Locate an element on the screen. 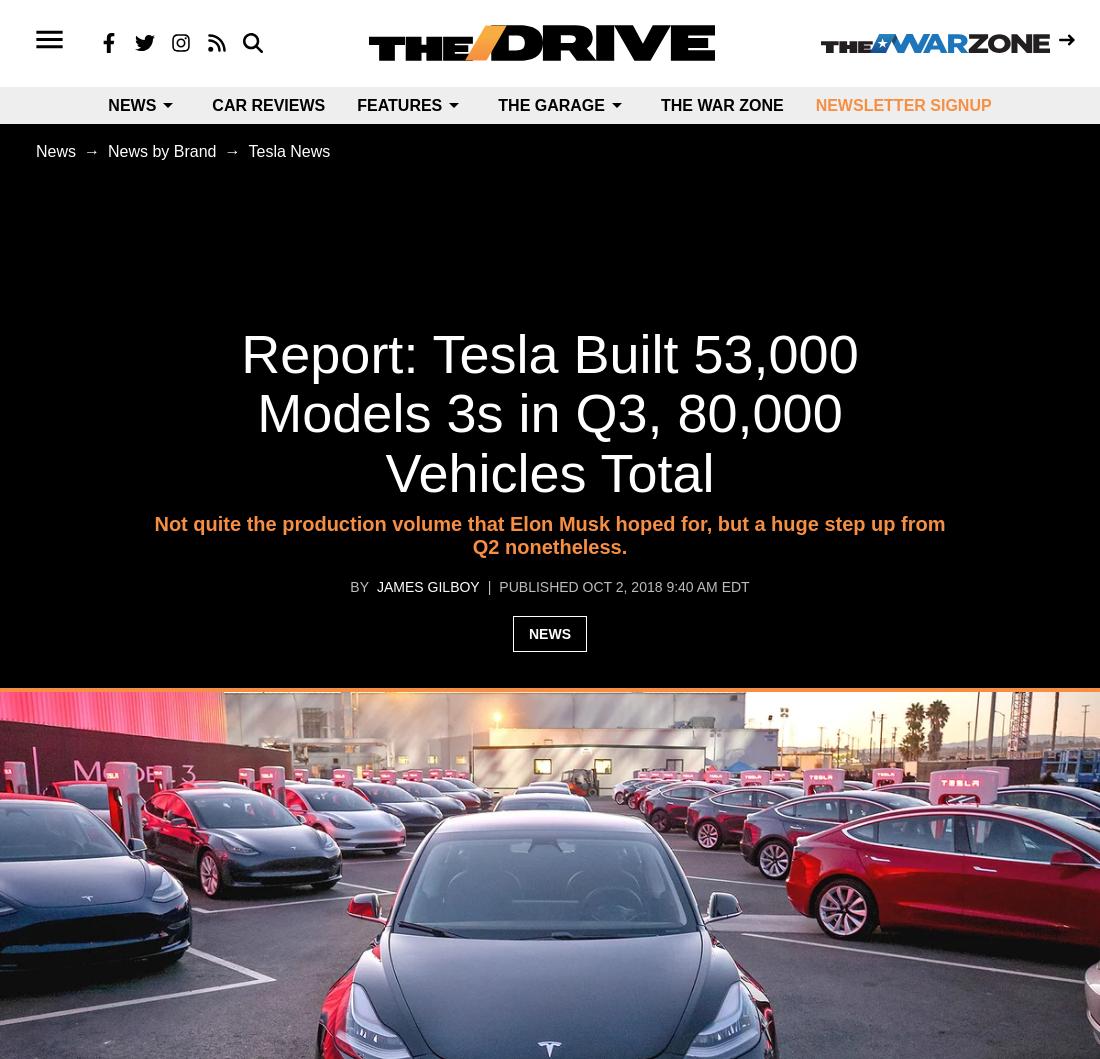 This screenshot has height=1059, width=1100. '|' is located at coordinates (488, 586).